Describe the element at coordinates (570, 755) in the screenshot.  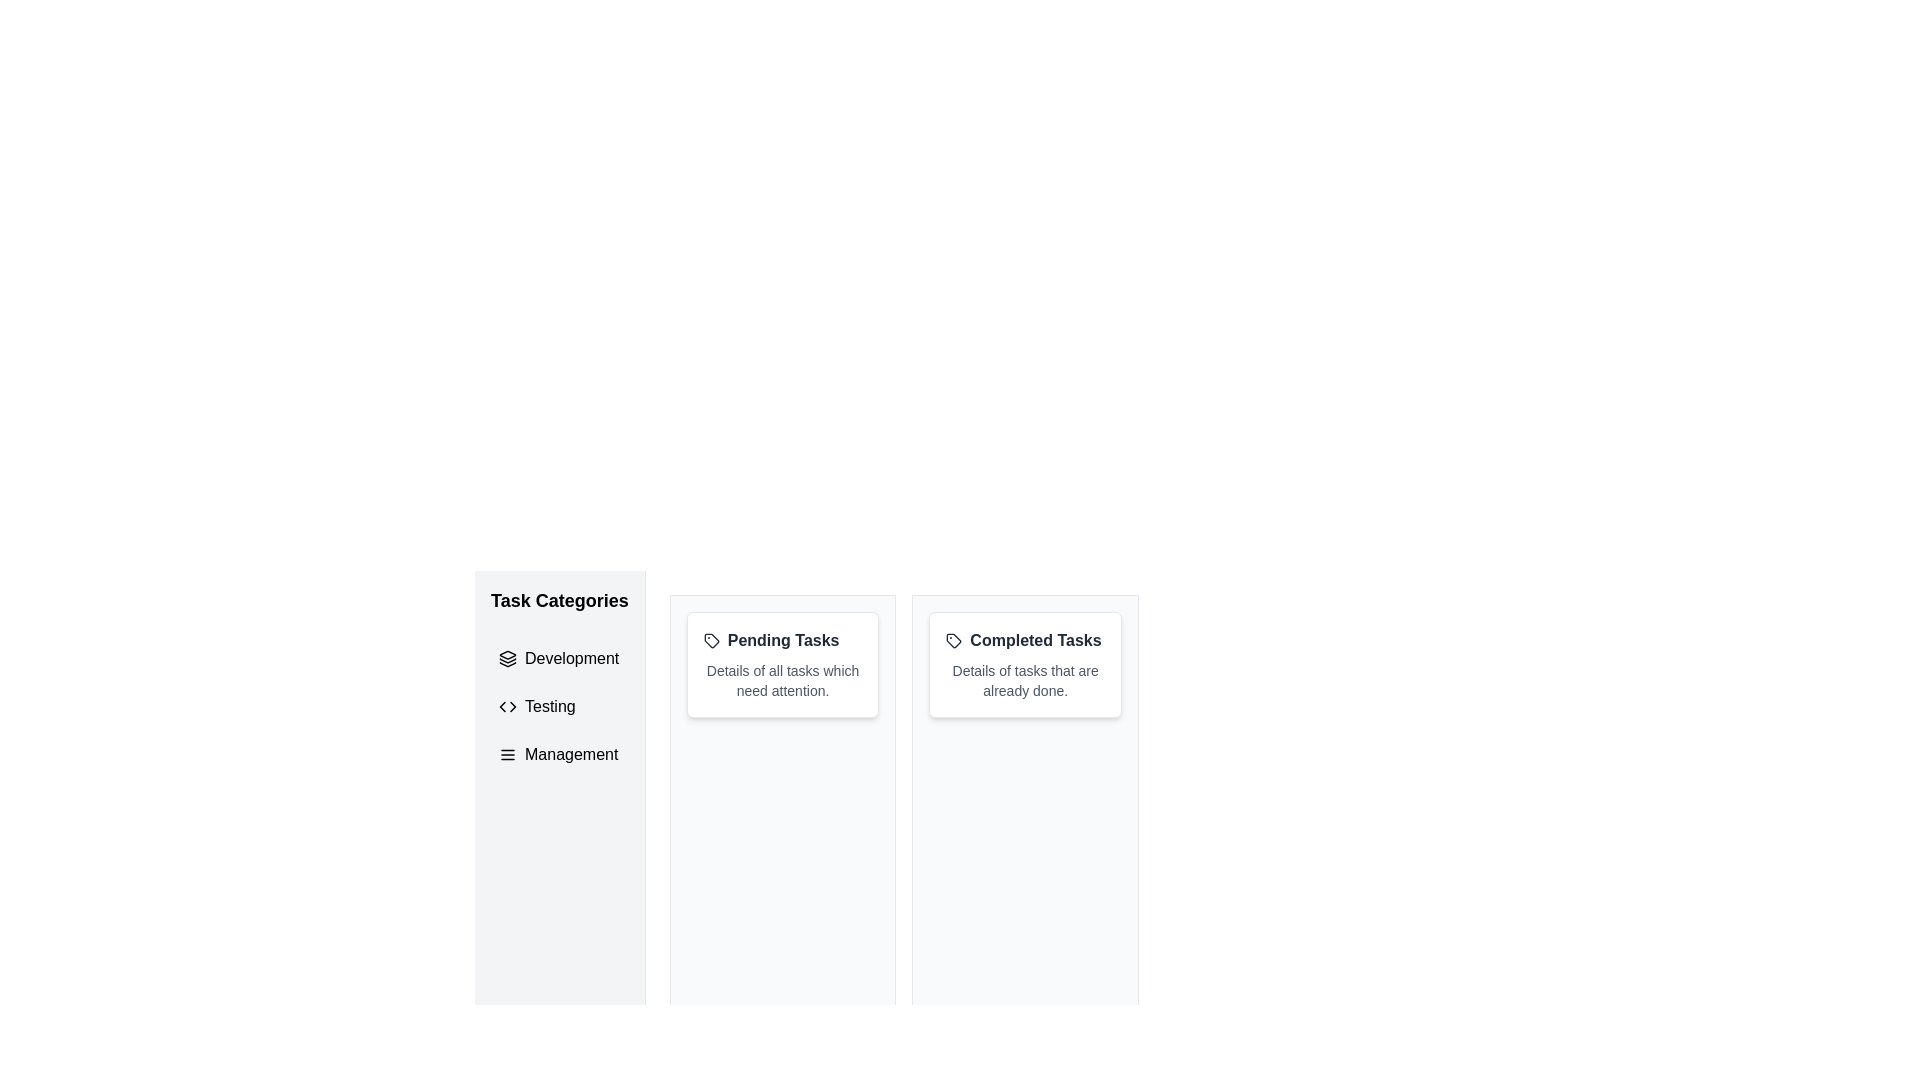
I see `the 'Management' text label` at that location.